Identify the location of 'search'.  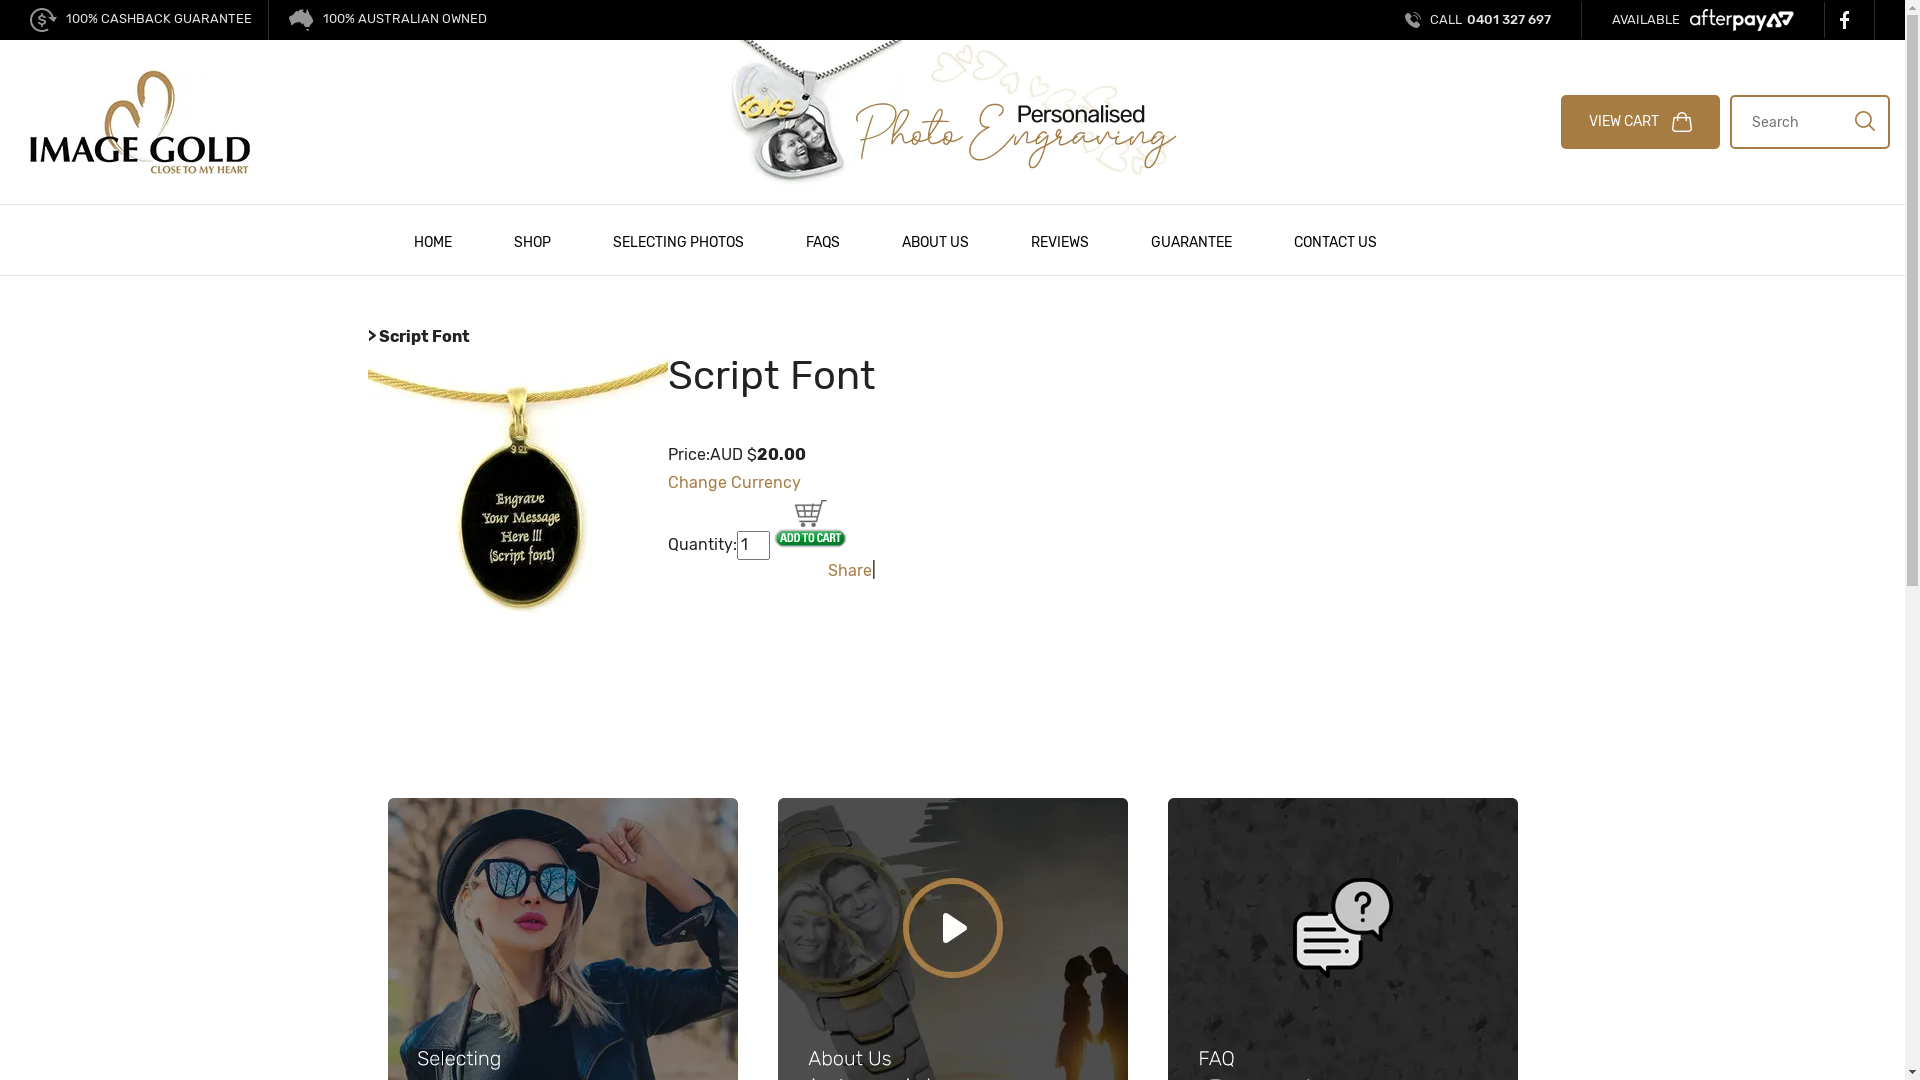
(1864, 119).